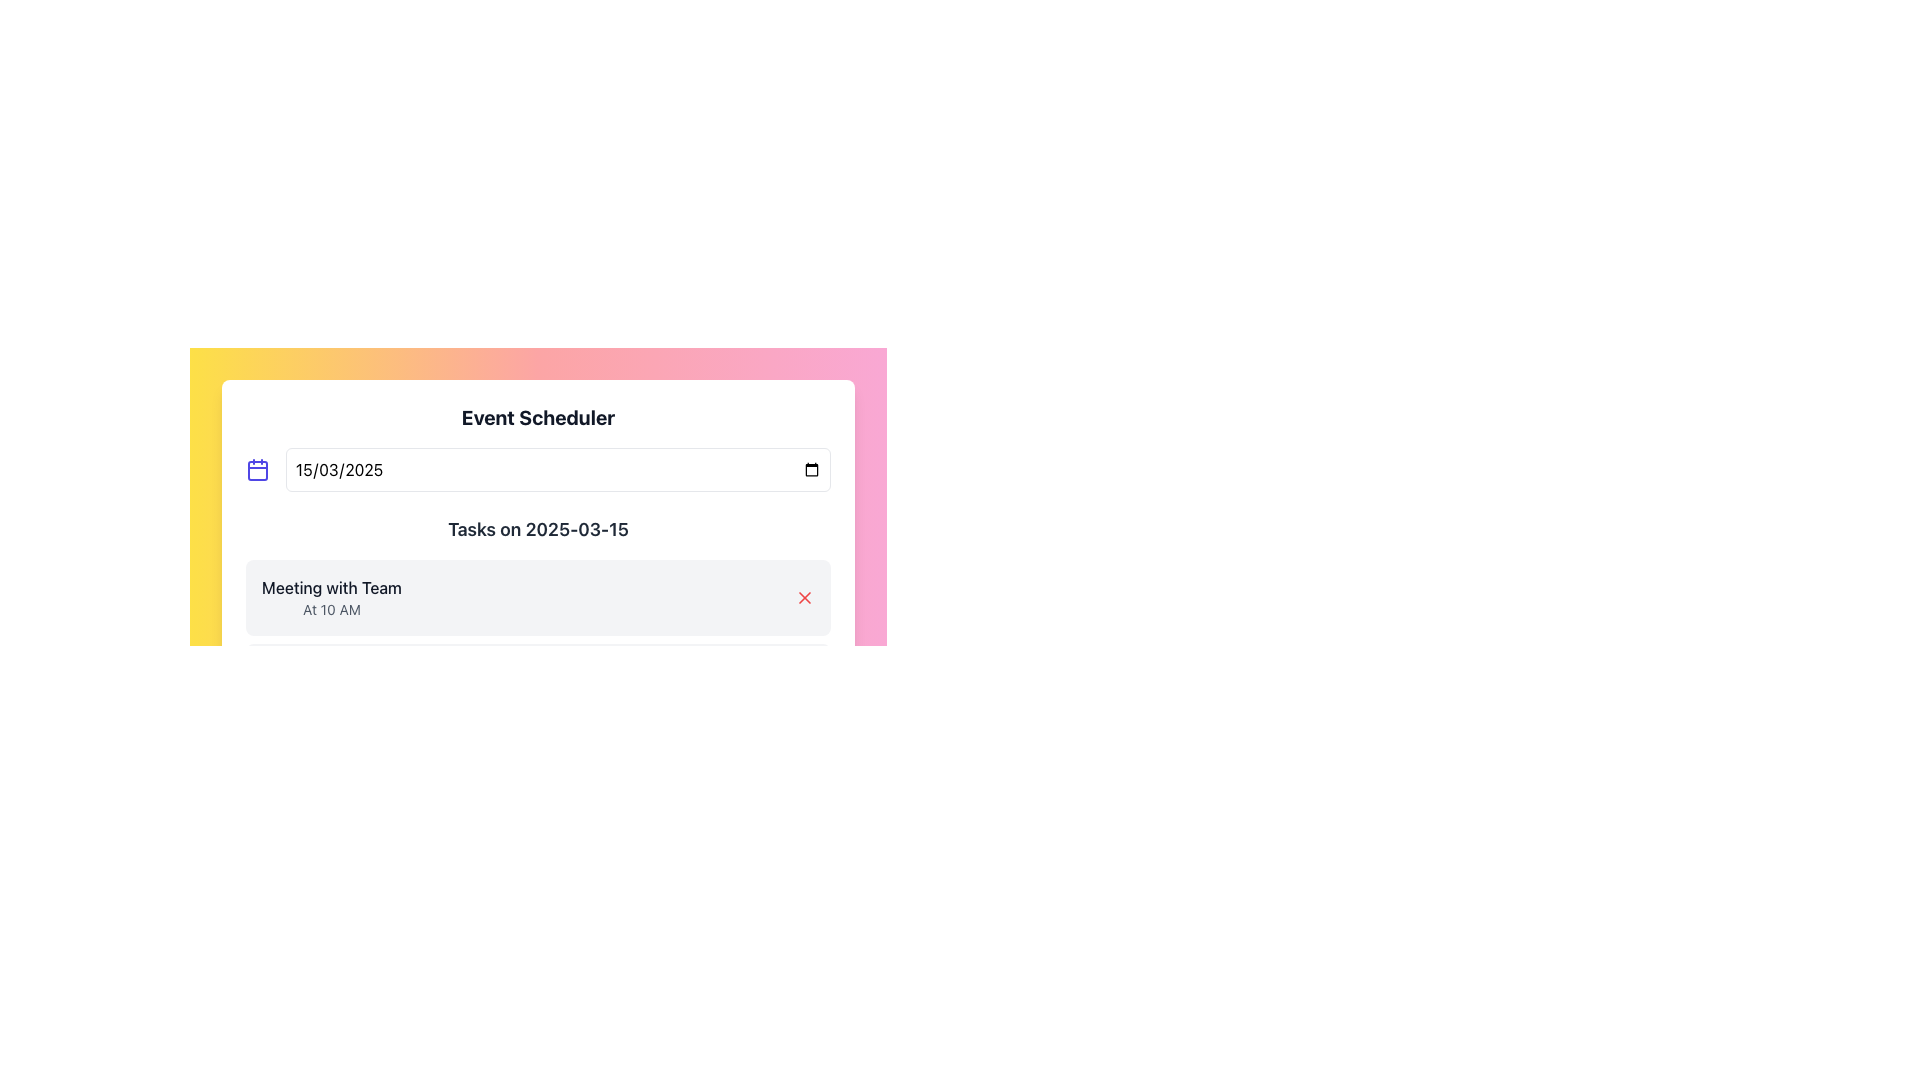  What do you see at coordinates (538, 616) in the screenshot?
I see `the first task entry component for the meeting scheduled on March 15, 2025` at bounding box center [538, 616].